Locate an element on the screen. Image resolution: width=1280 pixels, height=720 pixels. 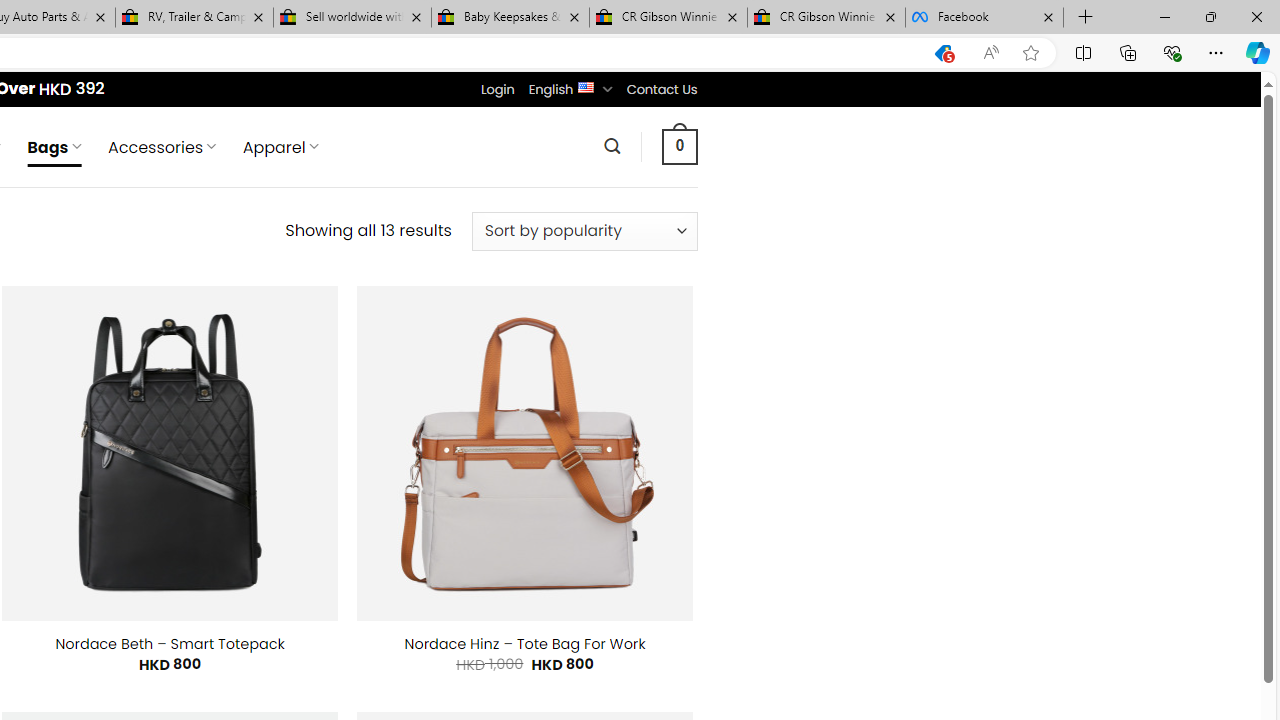
' 0 ' is located at coordinates (679, 145).